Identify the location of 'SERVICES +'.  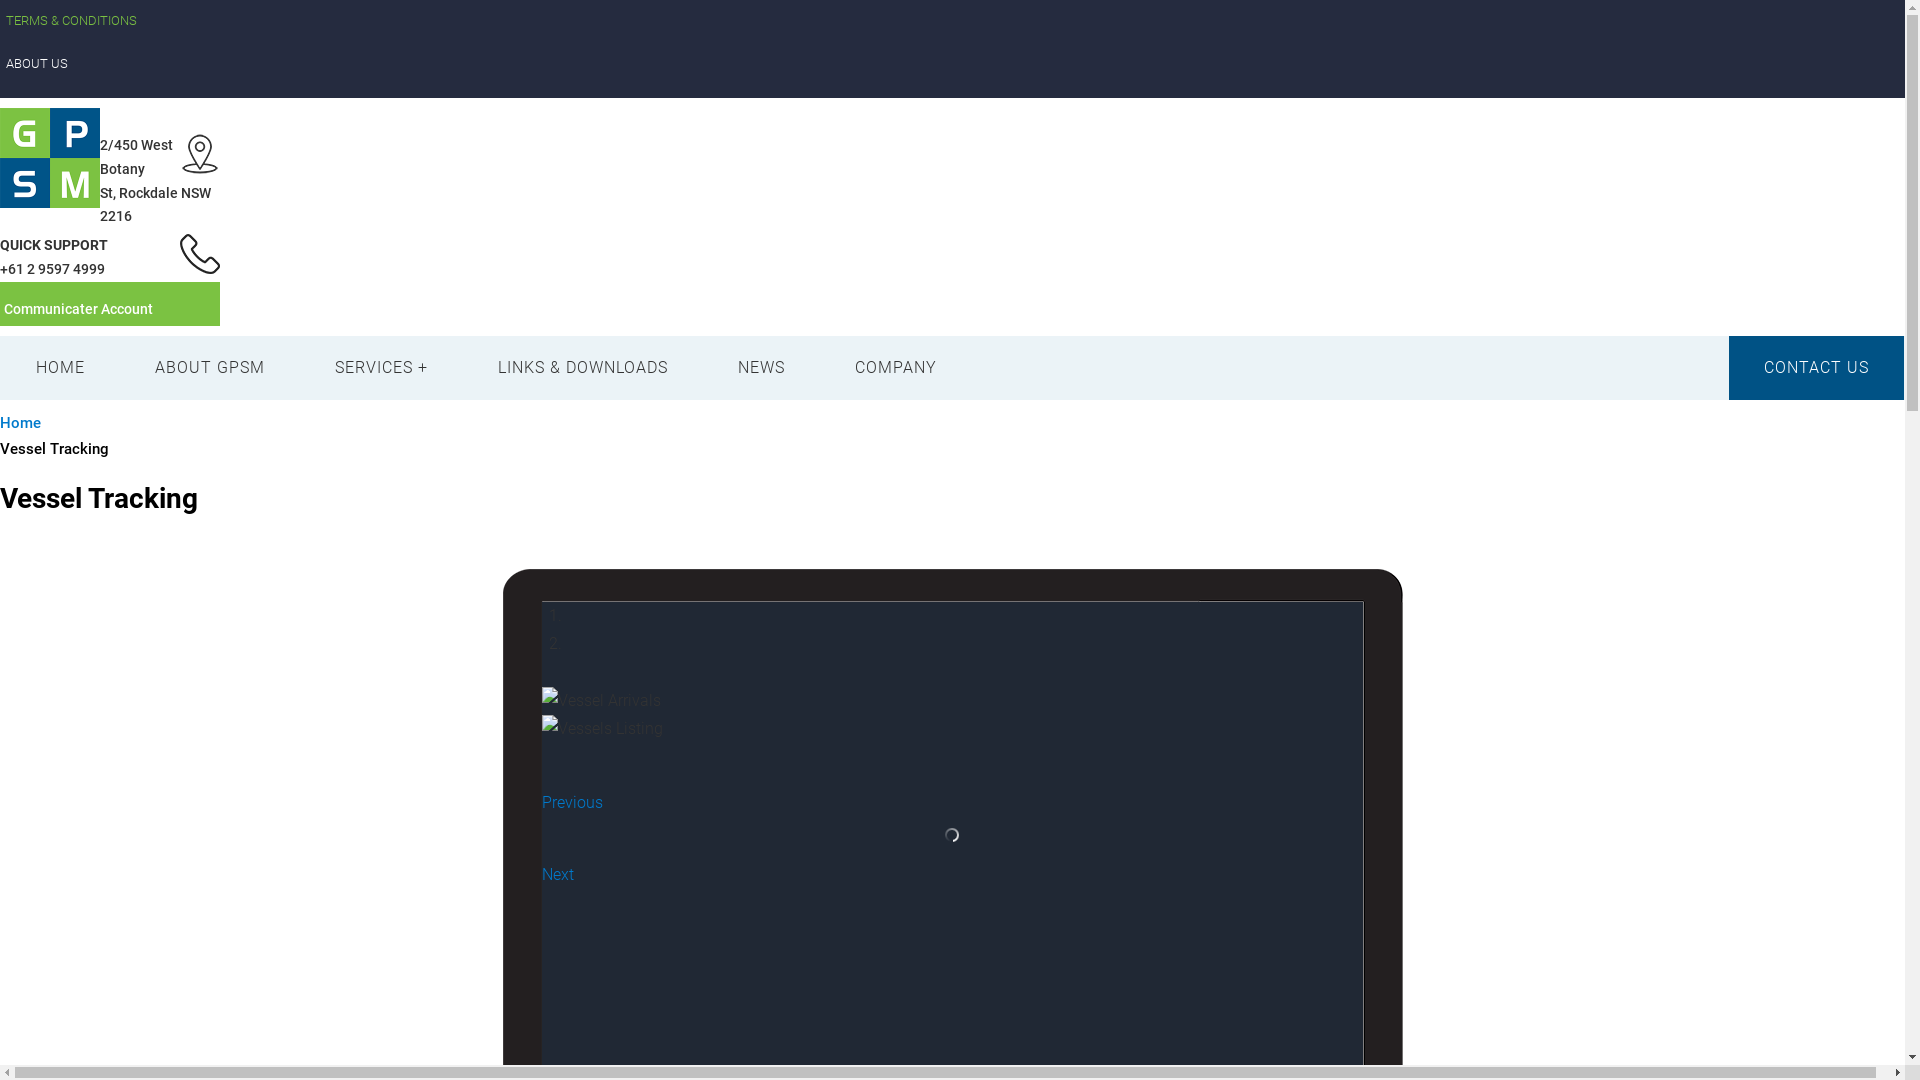
(381, 367).